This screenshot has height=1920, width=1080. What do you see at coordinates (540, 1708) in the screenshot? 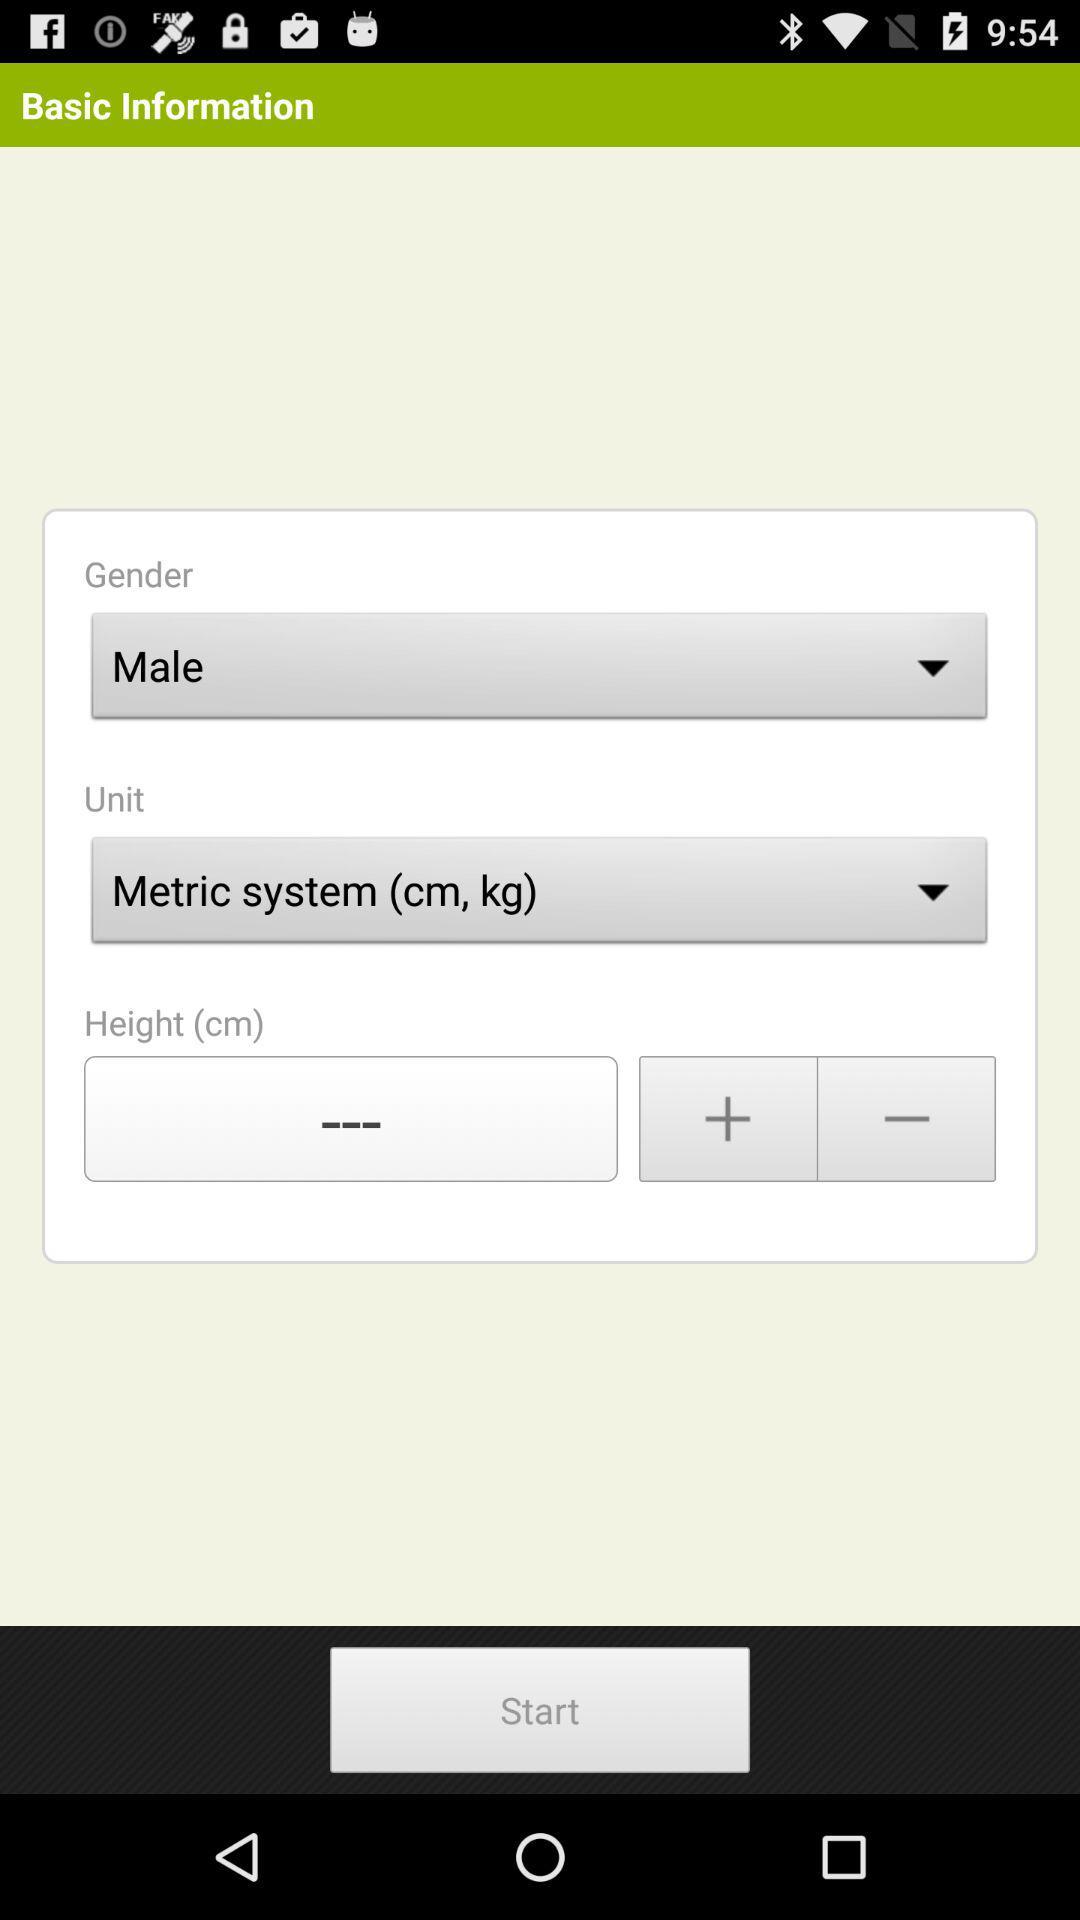
I see `start button` at bounding box center [540, 1708].